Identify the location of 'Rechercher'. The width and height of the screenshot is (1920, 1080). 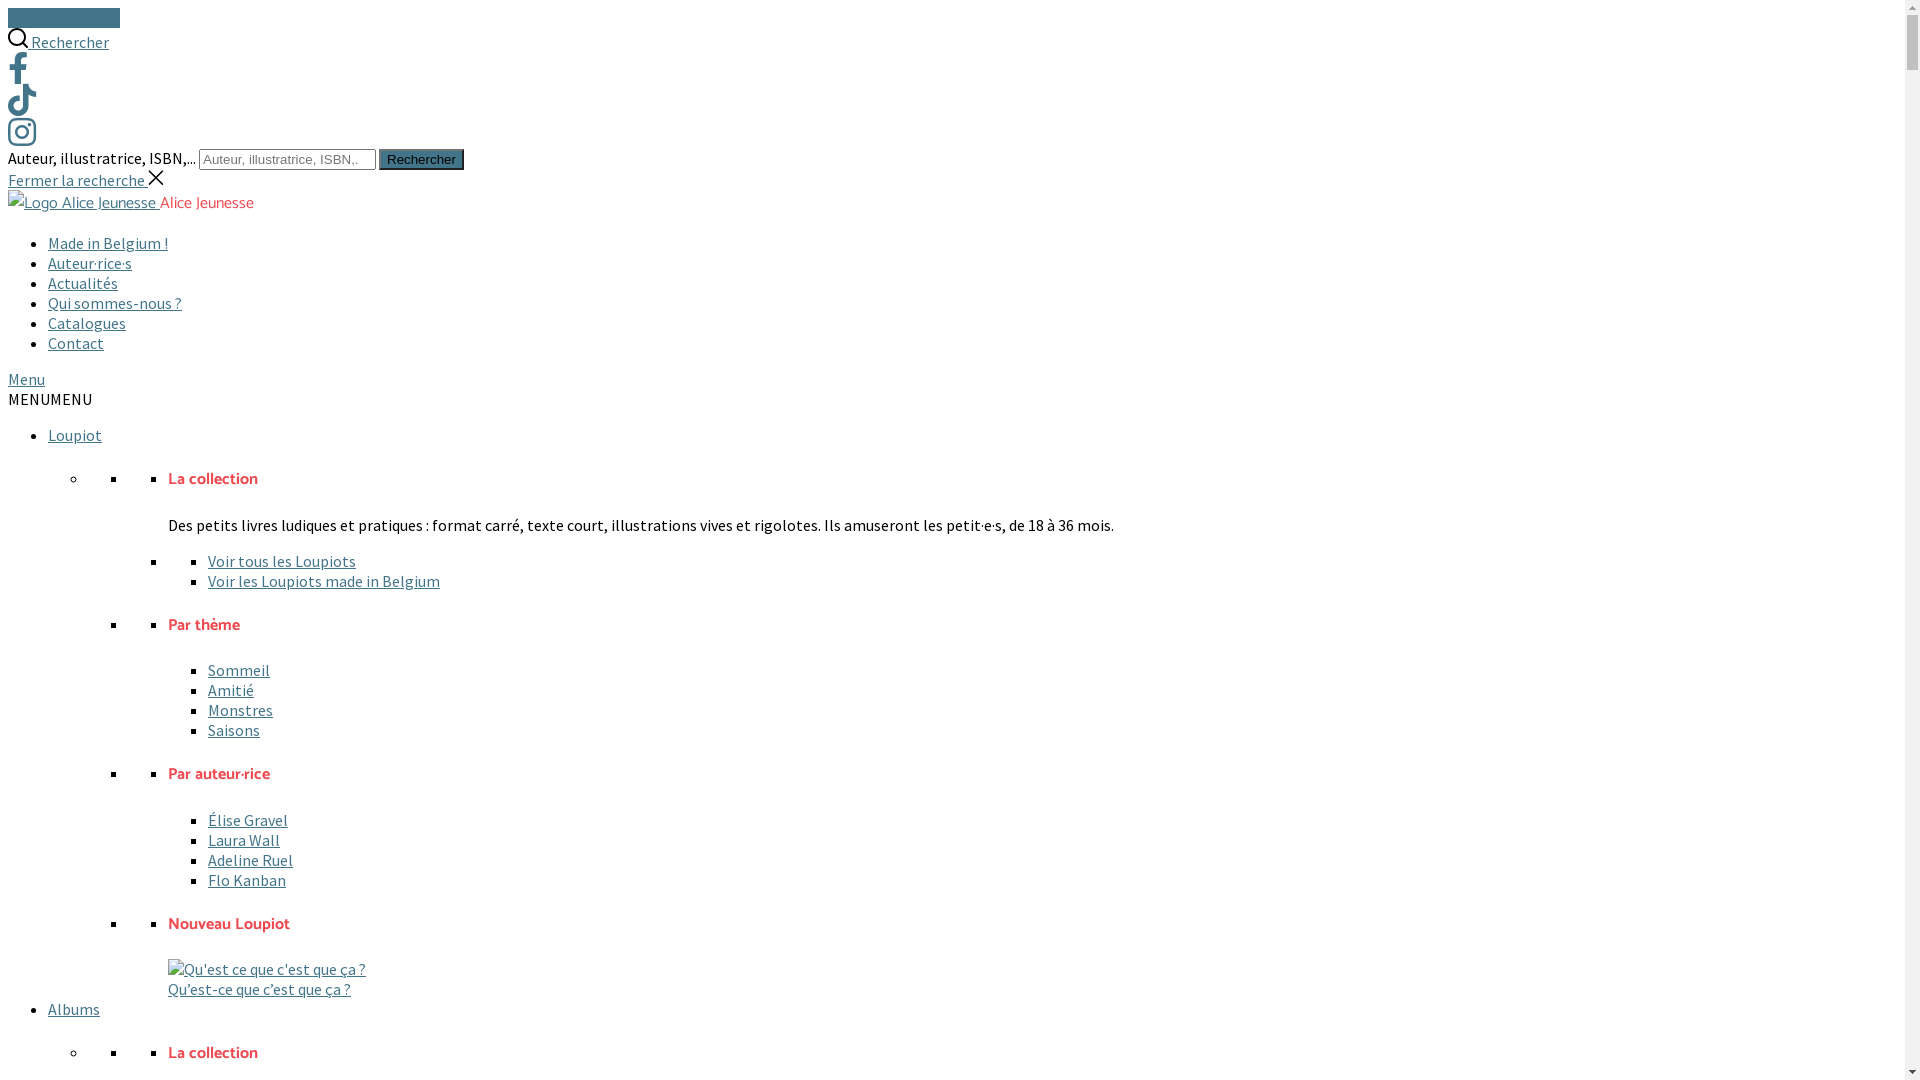
(420, 158).